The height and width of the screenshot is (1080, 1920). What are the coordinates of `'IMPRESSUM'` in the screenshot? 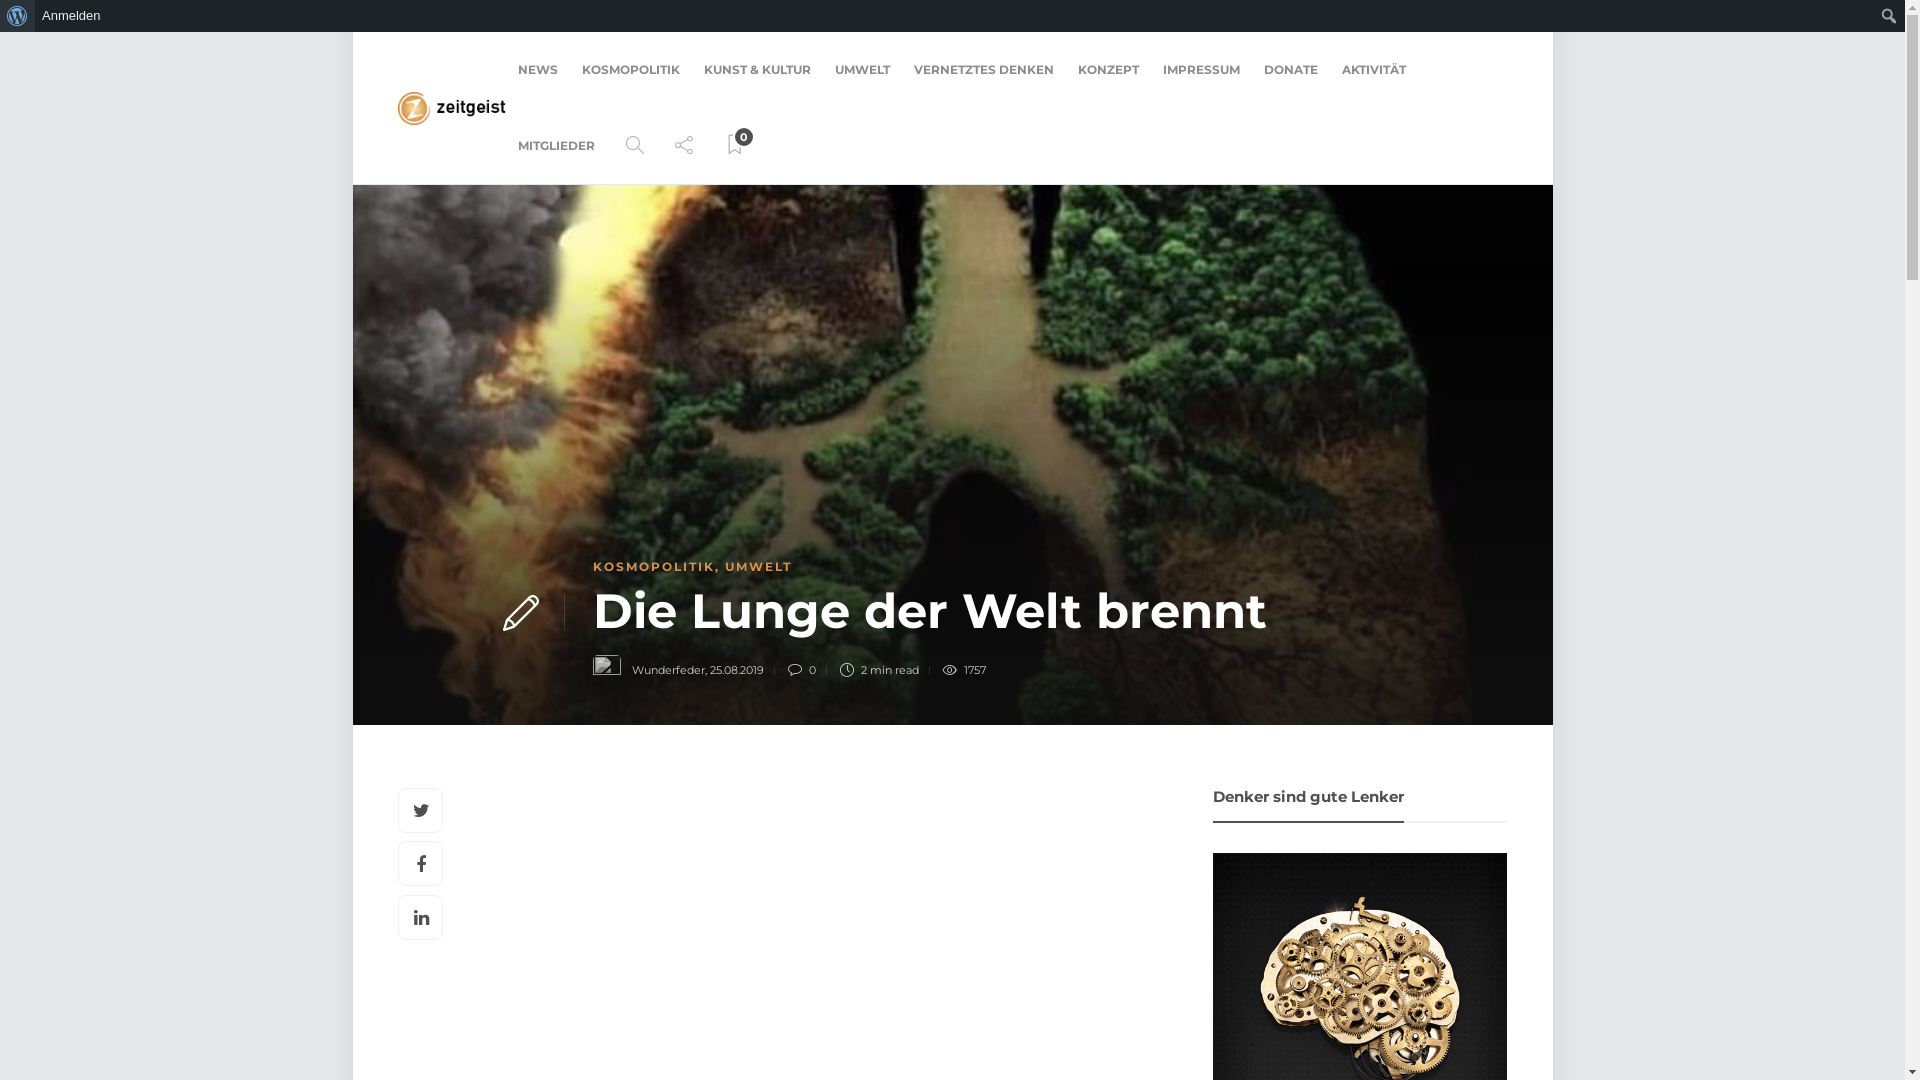 It's located at (1200, 68).